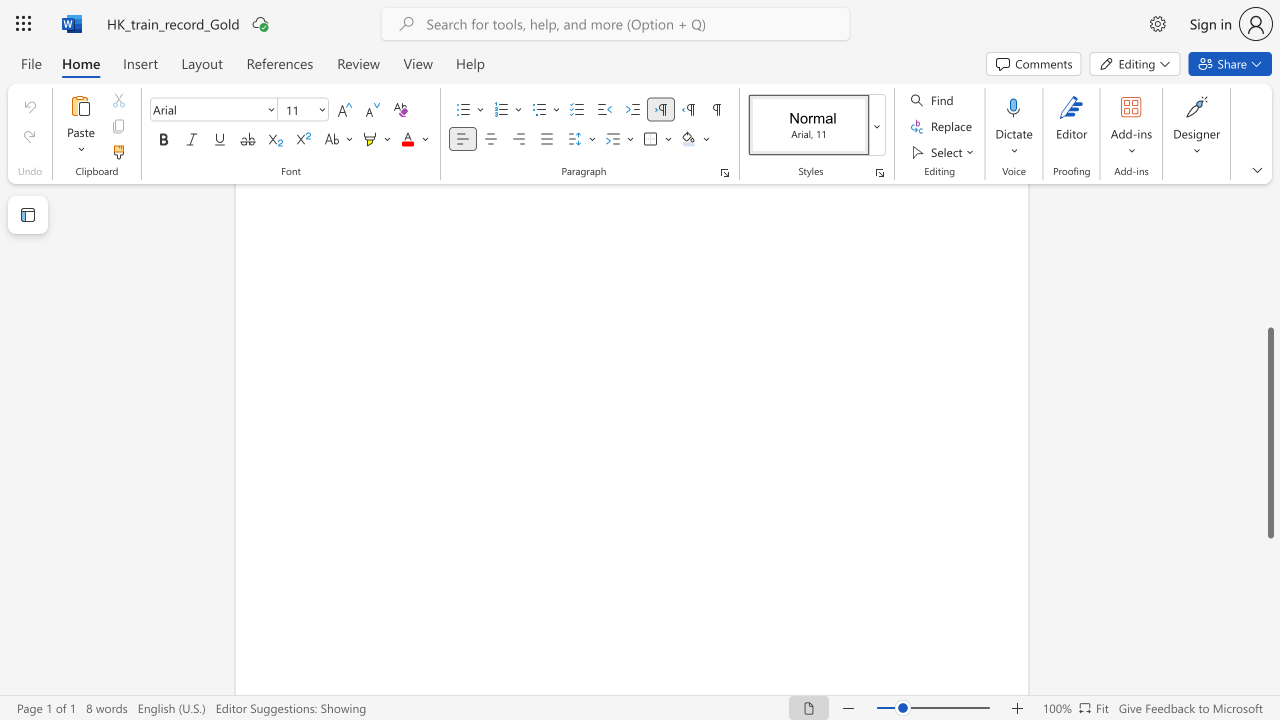 This screenshot has width=1280, height=720. I want to click on the scrollbar and move up 70 pixels, so click(1269, 432).